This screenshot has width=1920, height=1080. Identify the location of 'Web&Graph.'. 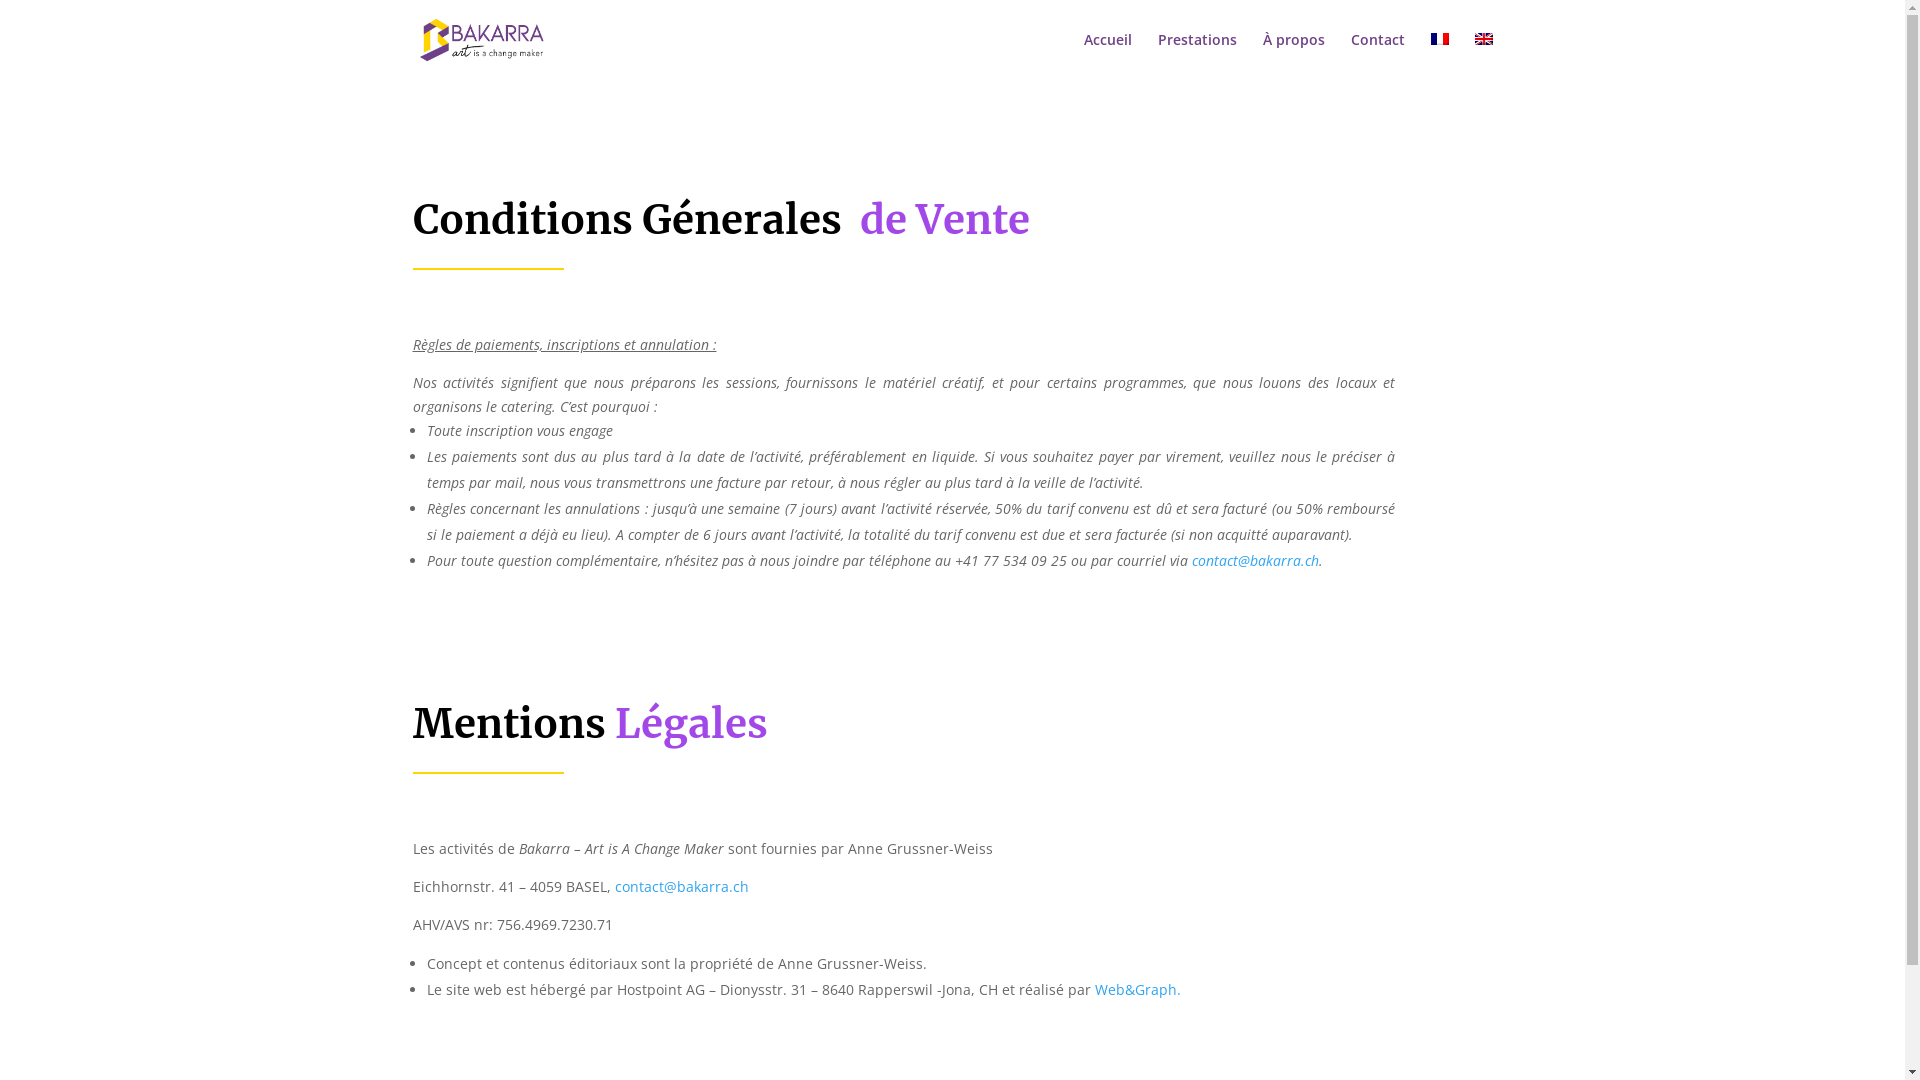
(1137, 988).